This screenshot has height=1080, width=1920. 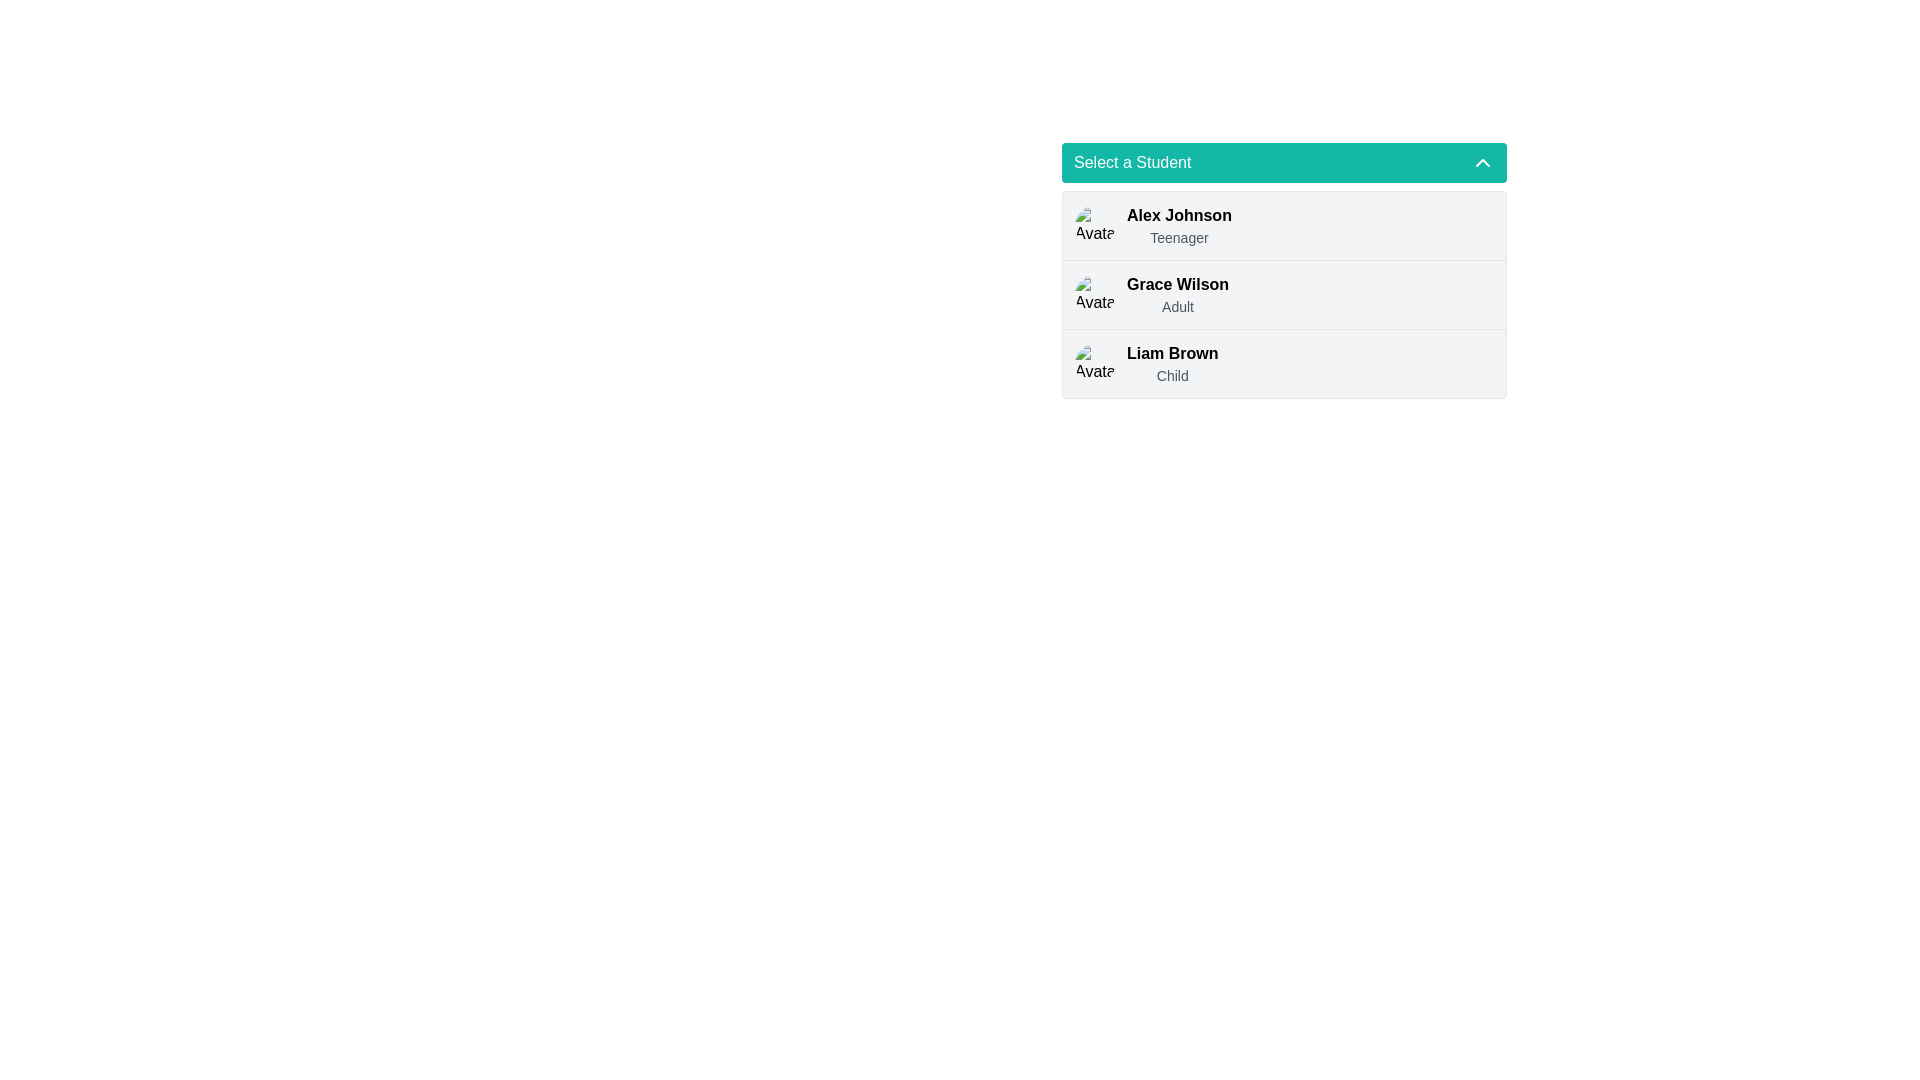 What do you see at coordinates (1177, 285) in the screenshot?
I see `the static text label 'Grace Wilson'` at bounding box center [1177, 285].